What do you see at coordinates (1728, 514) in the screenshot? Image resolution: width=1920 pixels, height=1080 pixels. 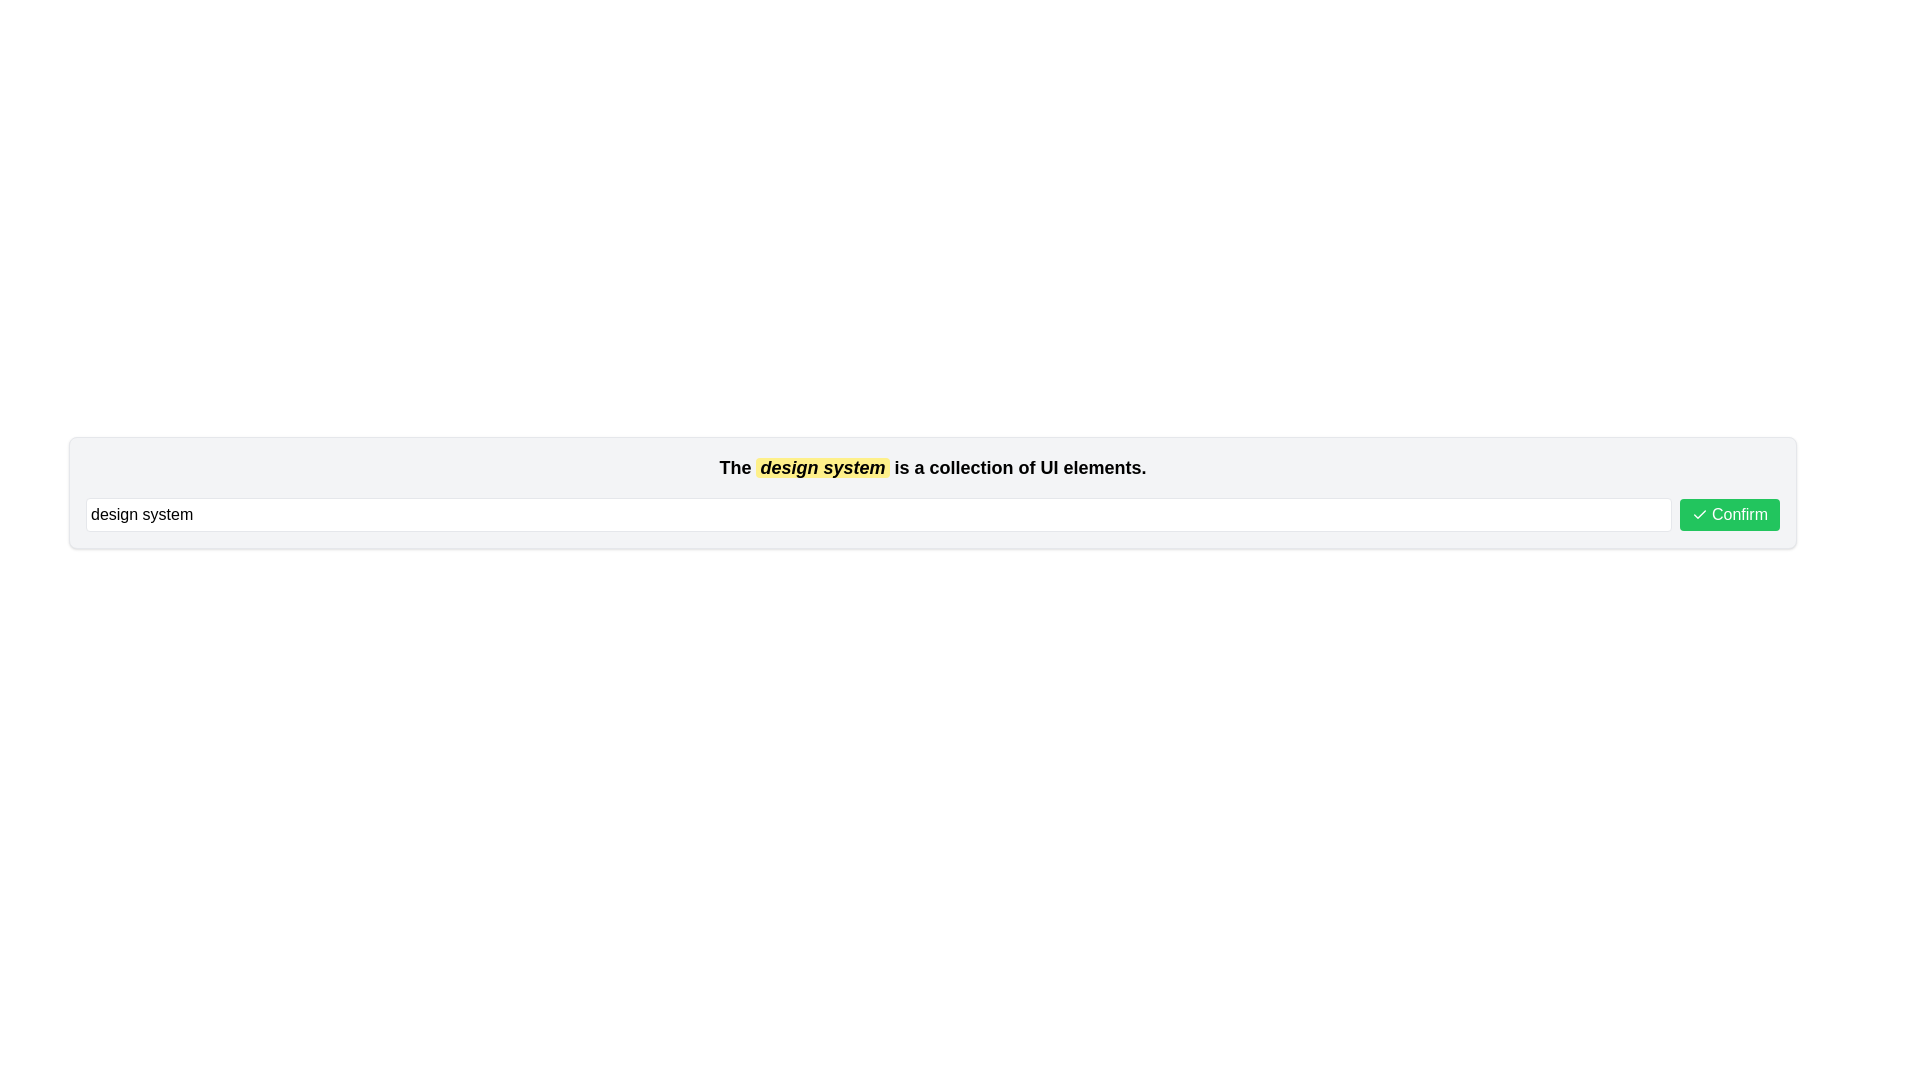 I see `the 'Confirm' button with a green background and white text` at bounding box center [1728, 514].